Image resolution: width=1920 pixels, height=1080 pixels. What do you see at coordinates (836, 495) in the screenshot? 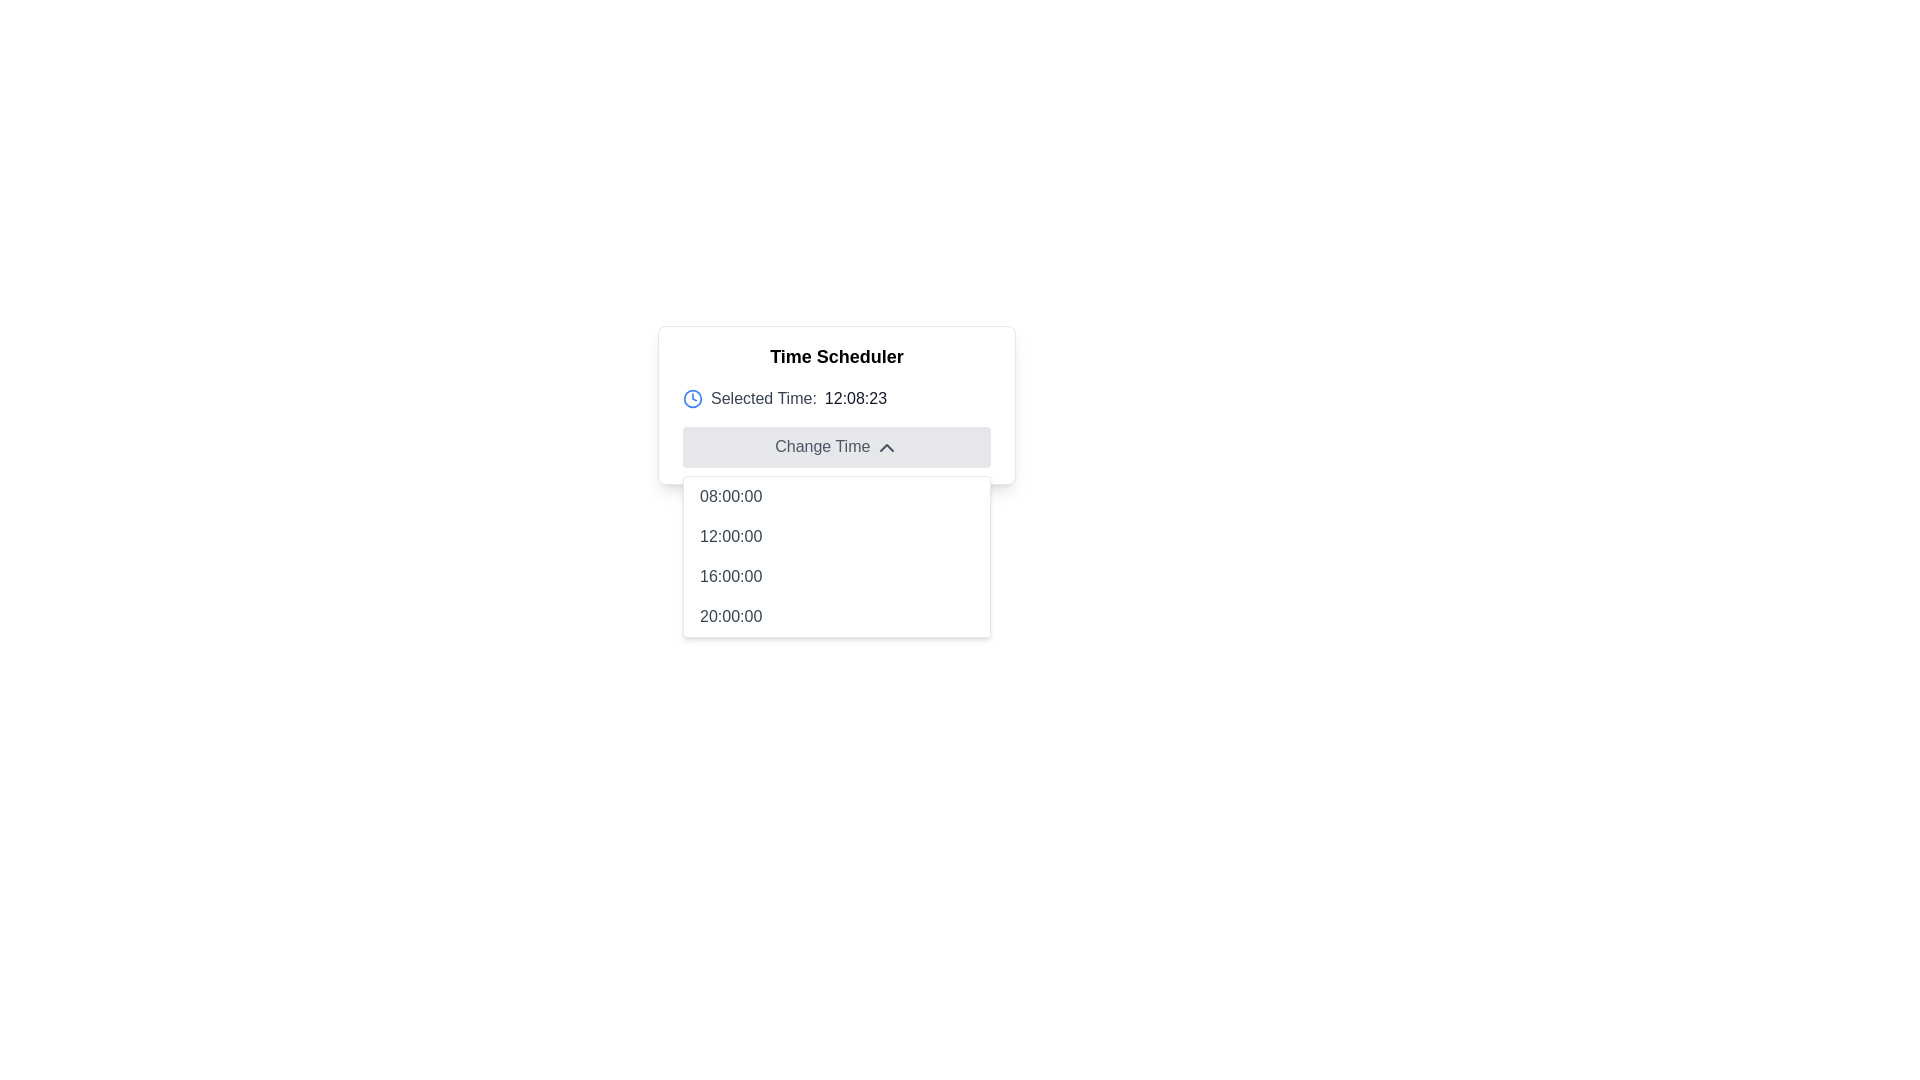
I see `the first item in the dropdown menu` at bounding box center [836, 495].